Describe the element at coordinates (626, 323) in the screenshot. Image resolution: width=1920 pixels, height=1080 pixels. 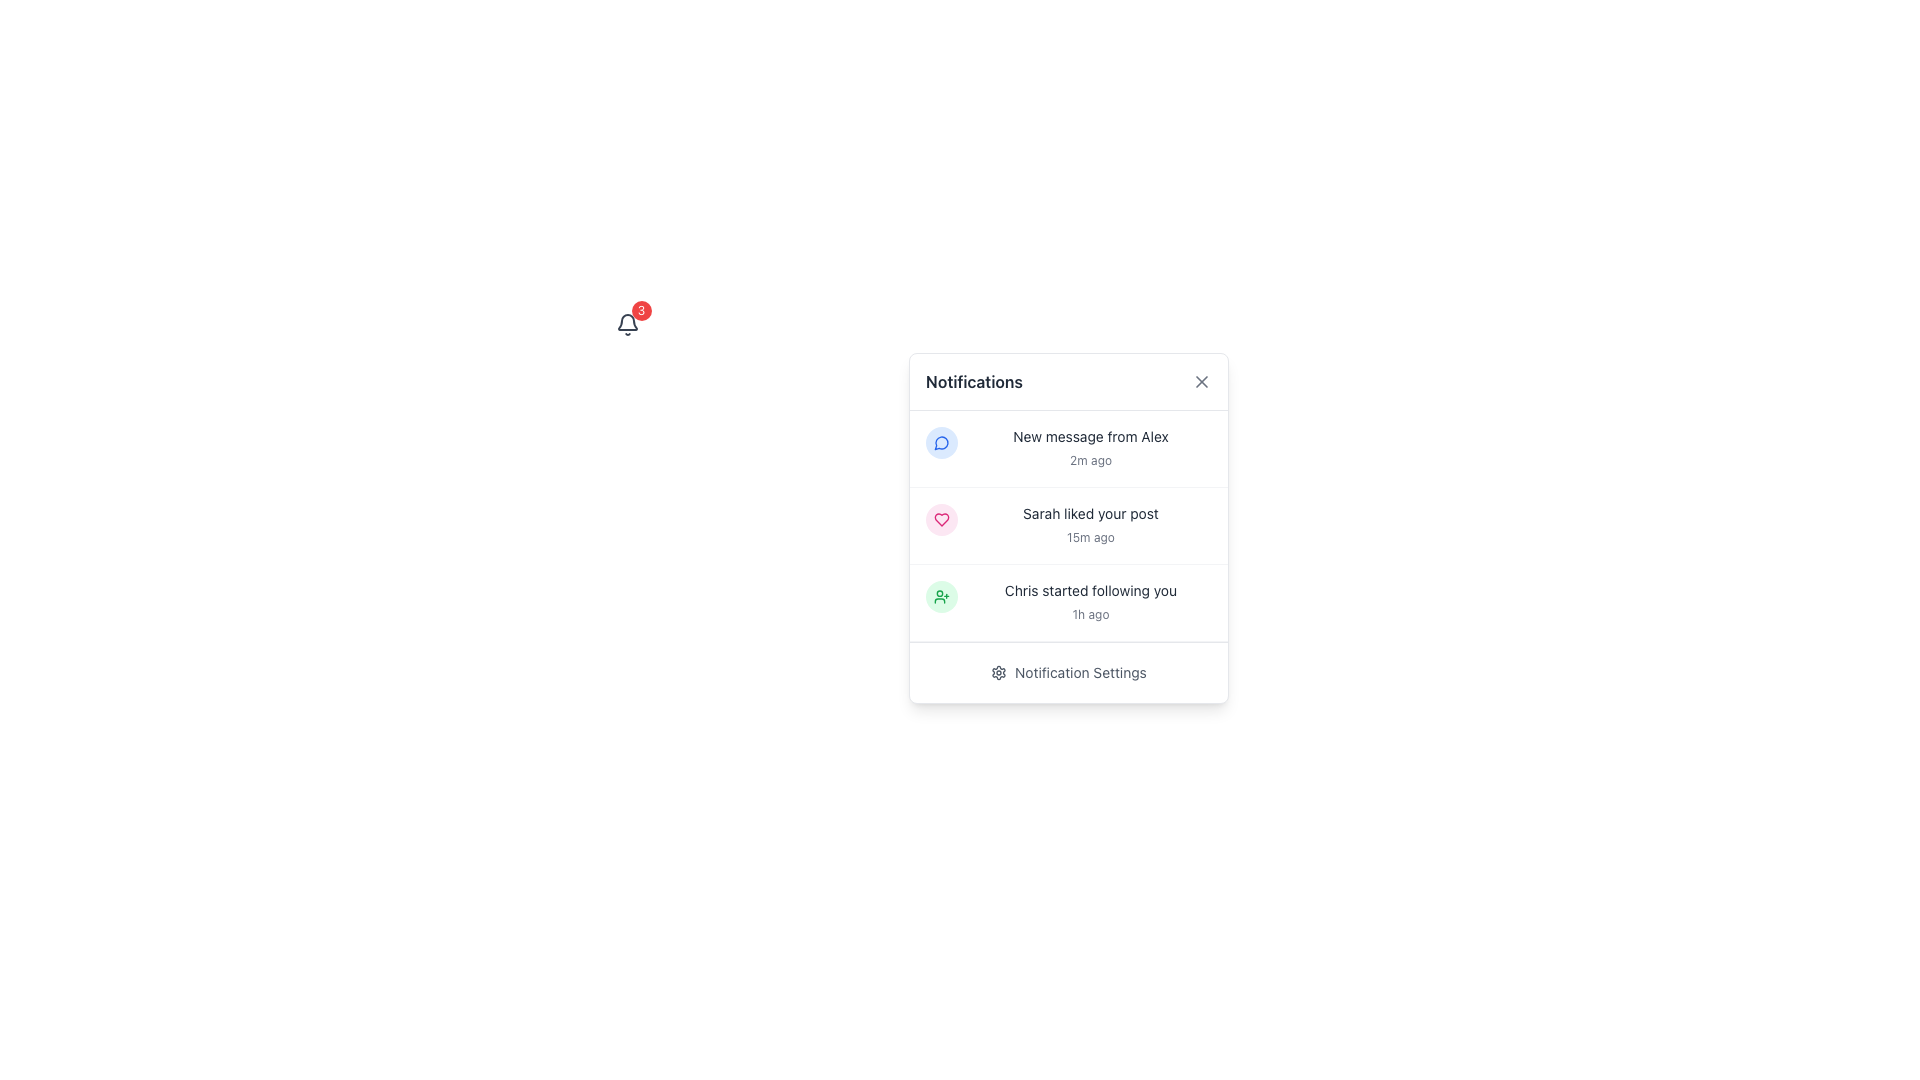
I see `the notification icon shaped like a bell, which has a red badge displaying the number '3'` at that location.